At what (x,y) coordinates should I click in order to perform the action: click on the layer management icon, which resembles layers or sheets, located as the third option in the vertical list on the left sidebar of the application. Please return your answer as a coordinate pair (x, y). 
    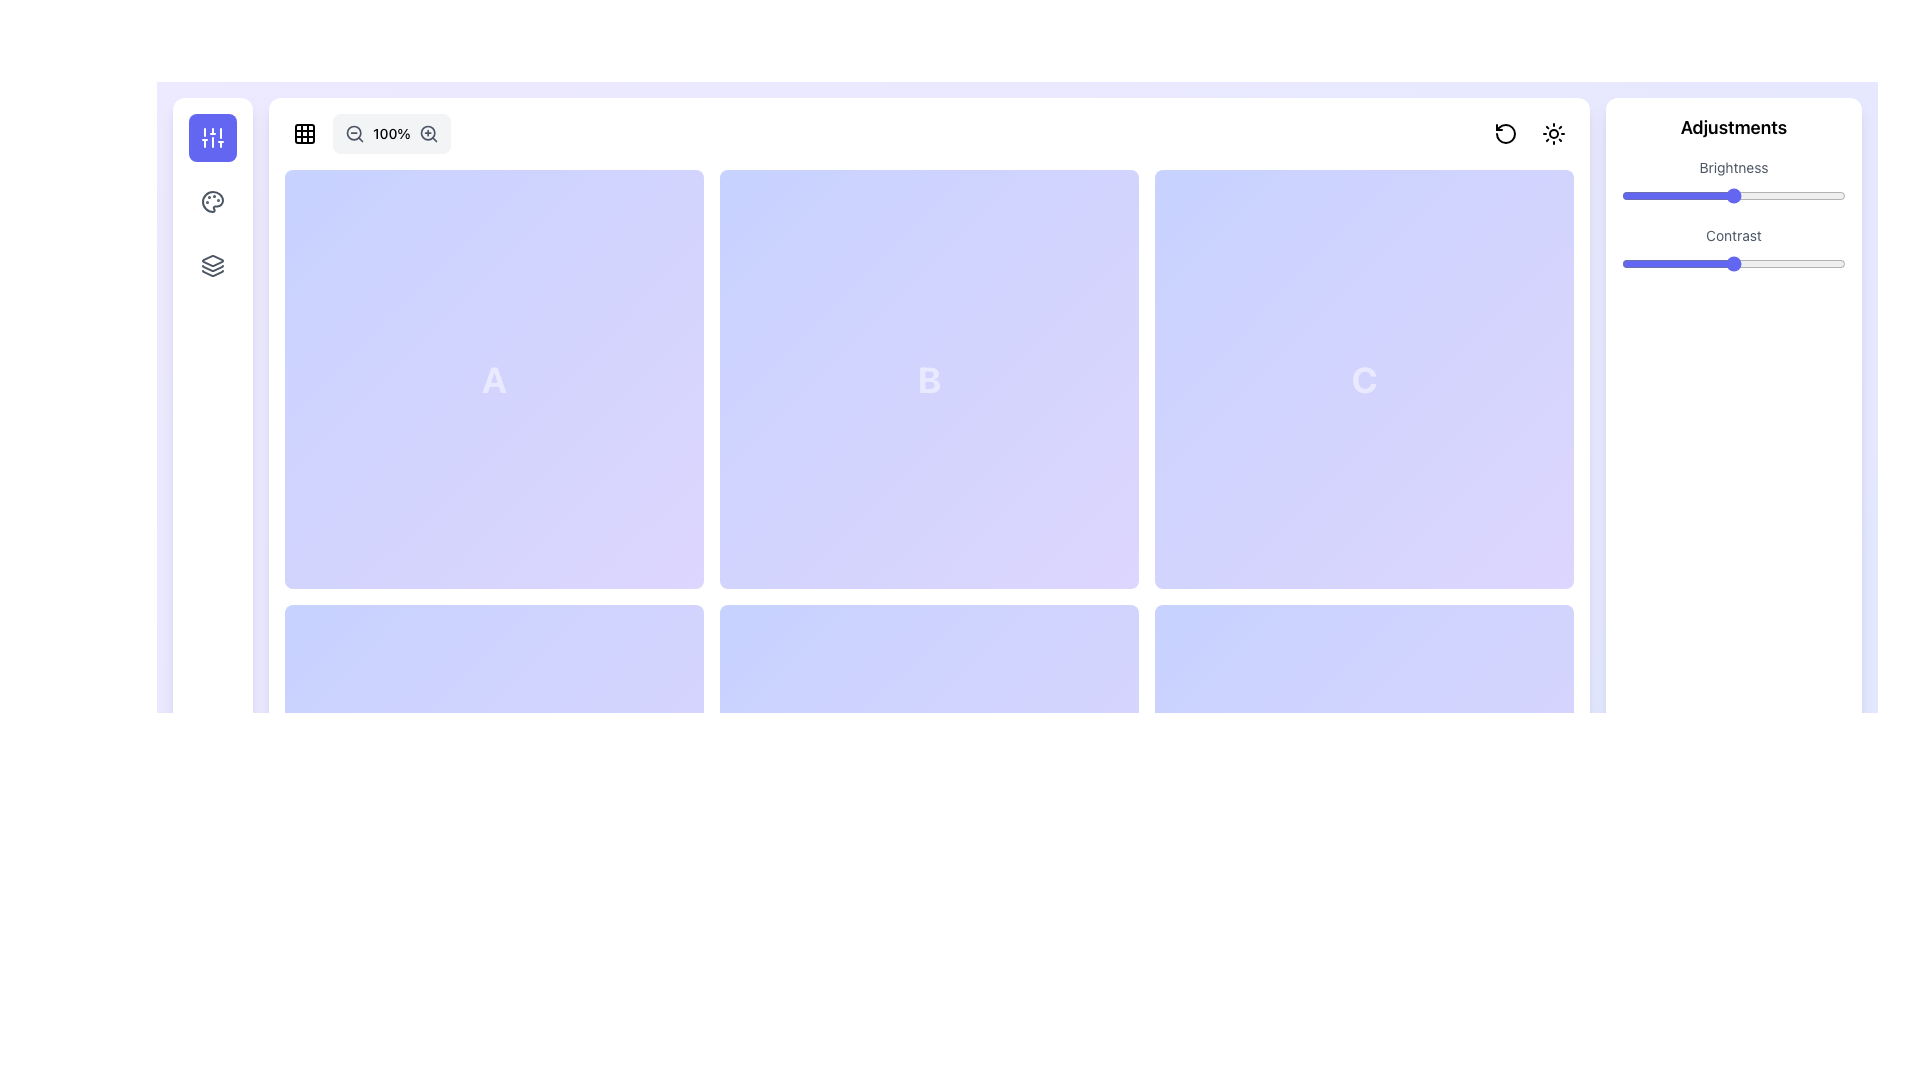
    Looking at the image, I should click on (212, 265).